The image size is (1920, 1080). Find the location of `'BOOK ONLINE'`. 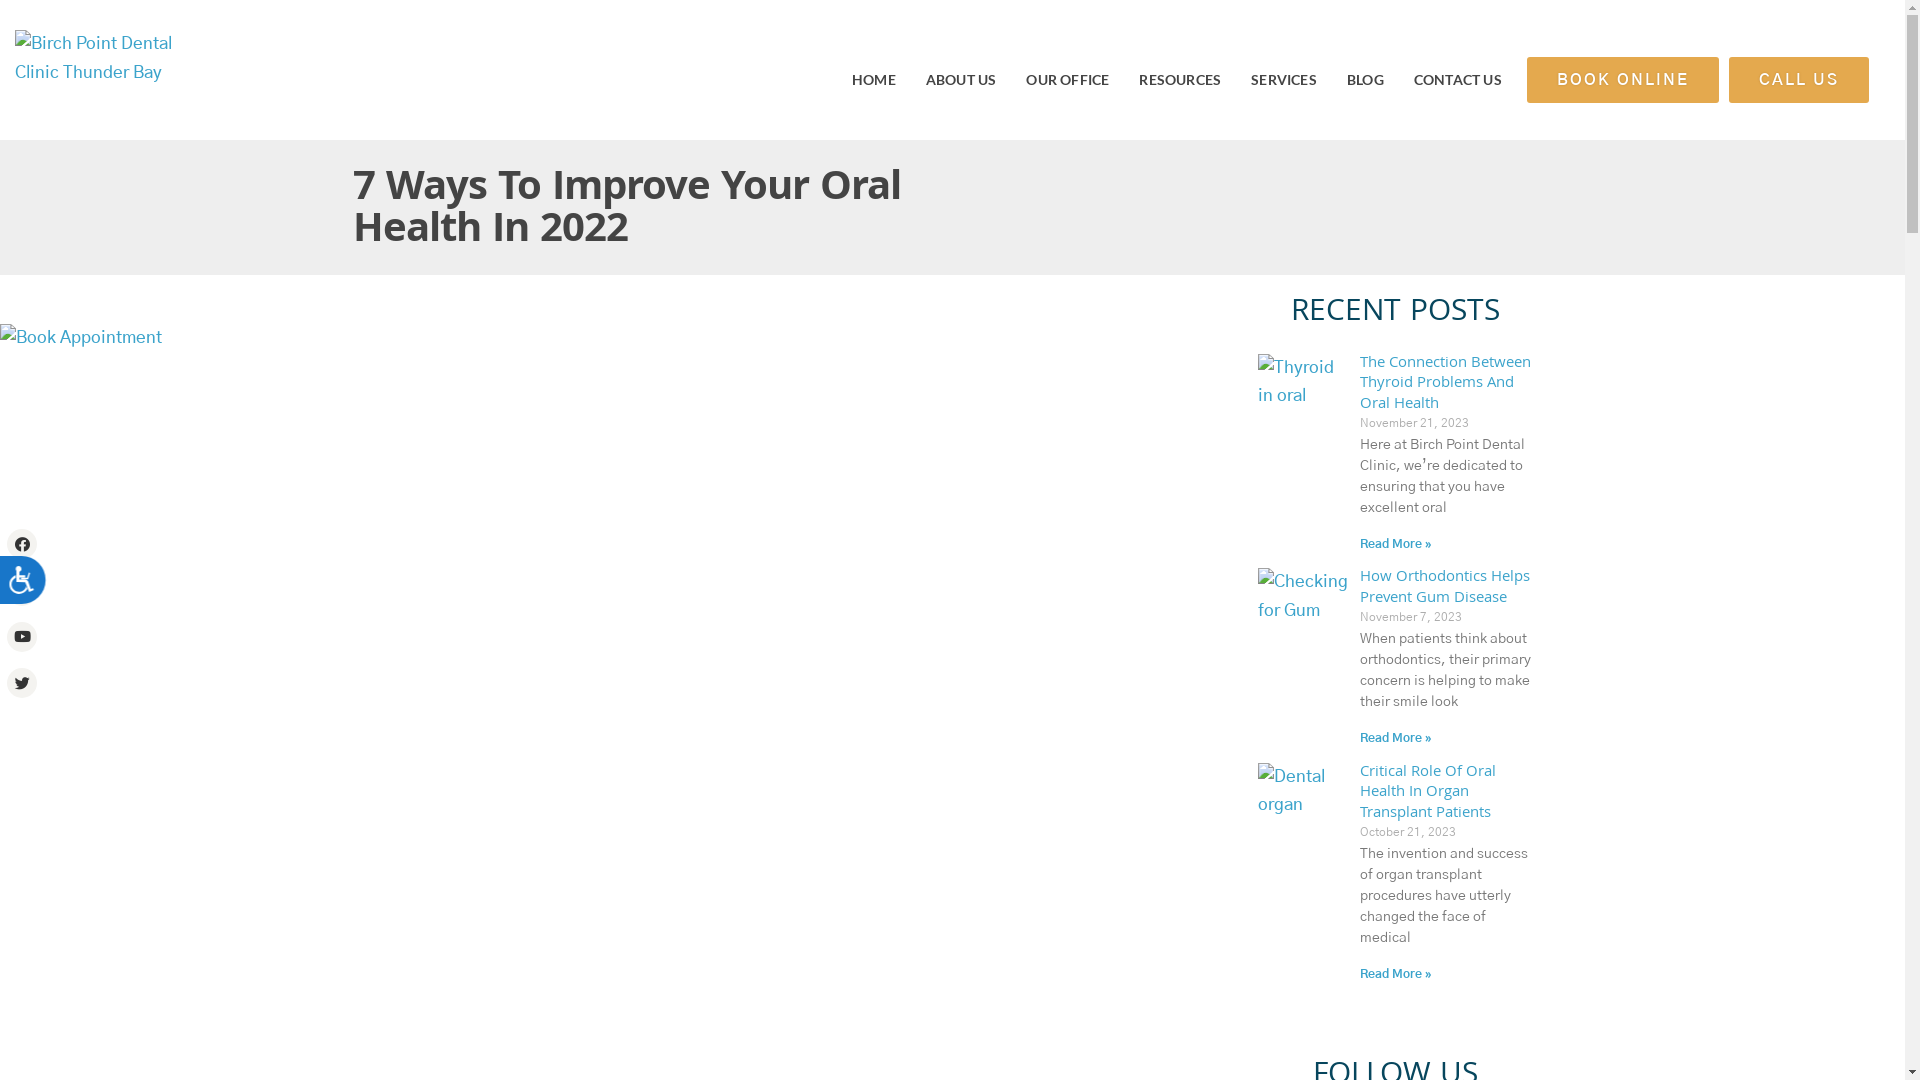

'BOOK ONLINE' is located at coordinates (1622, 79).